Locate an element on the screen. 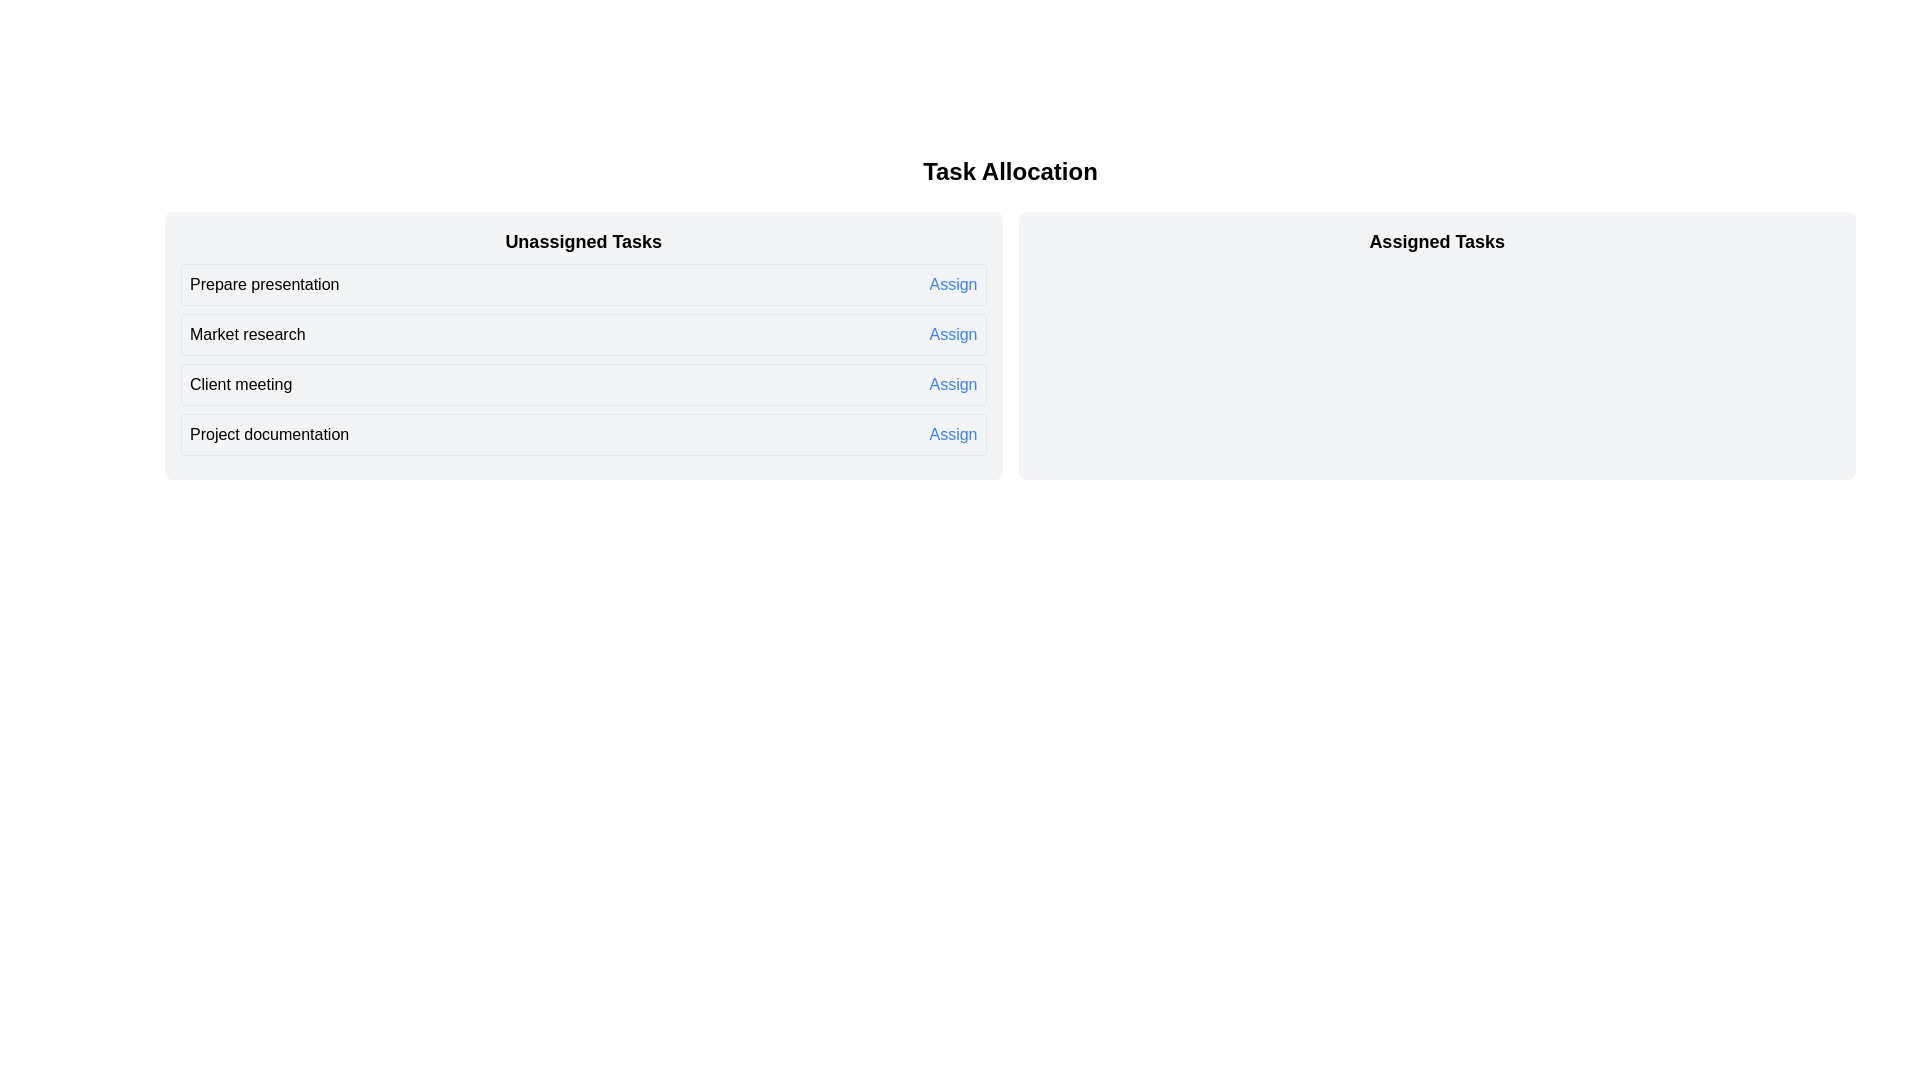  the 'Assign' hyperlink, which is styled in blue and underlines when hovered, located to the right of 'Prepare presentation' in the 'Unassigned Tasks' list is located at coordinates (952, 285).